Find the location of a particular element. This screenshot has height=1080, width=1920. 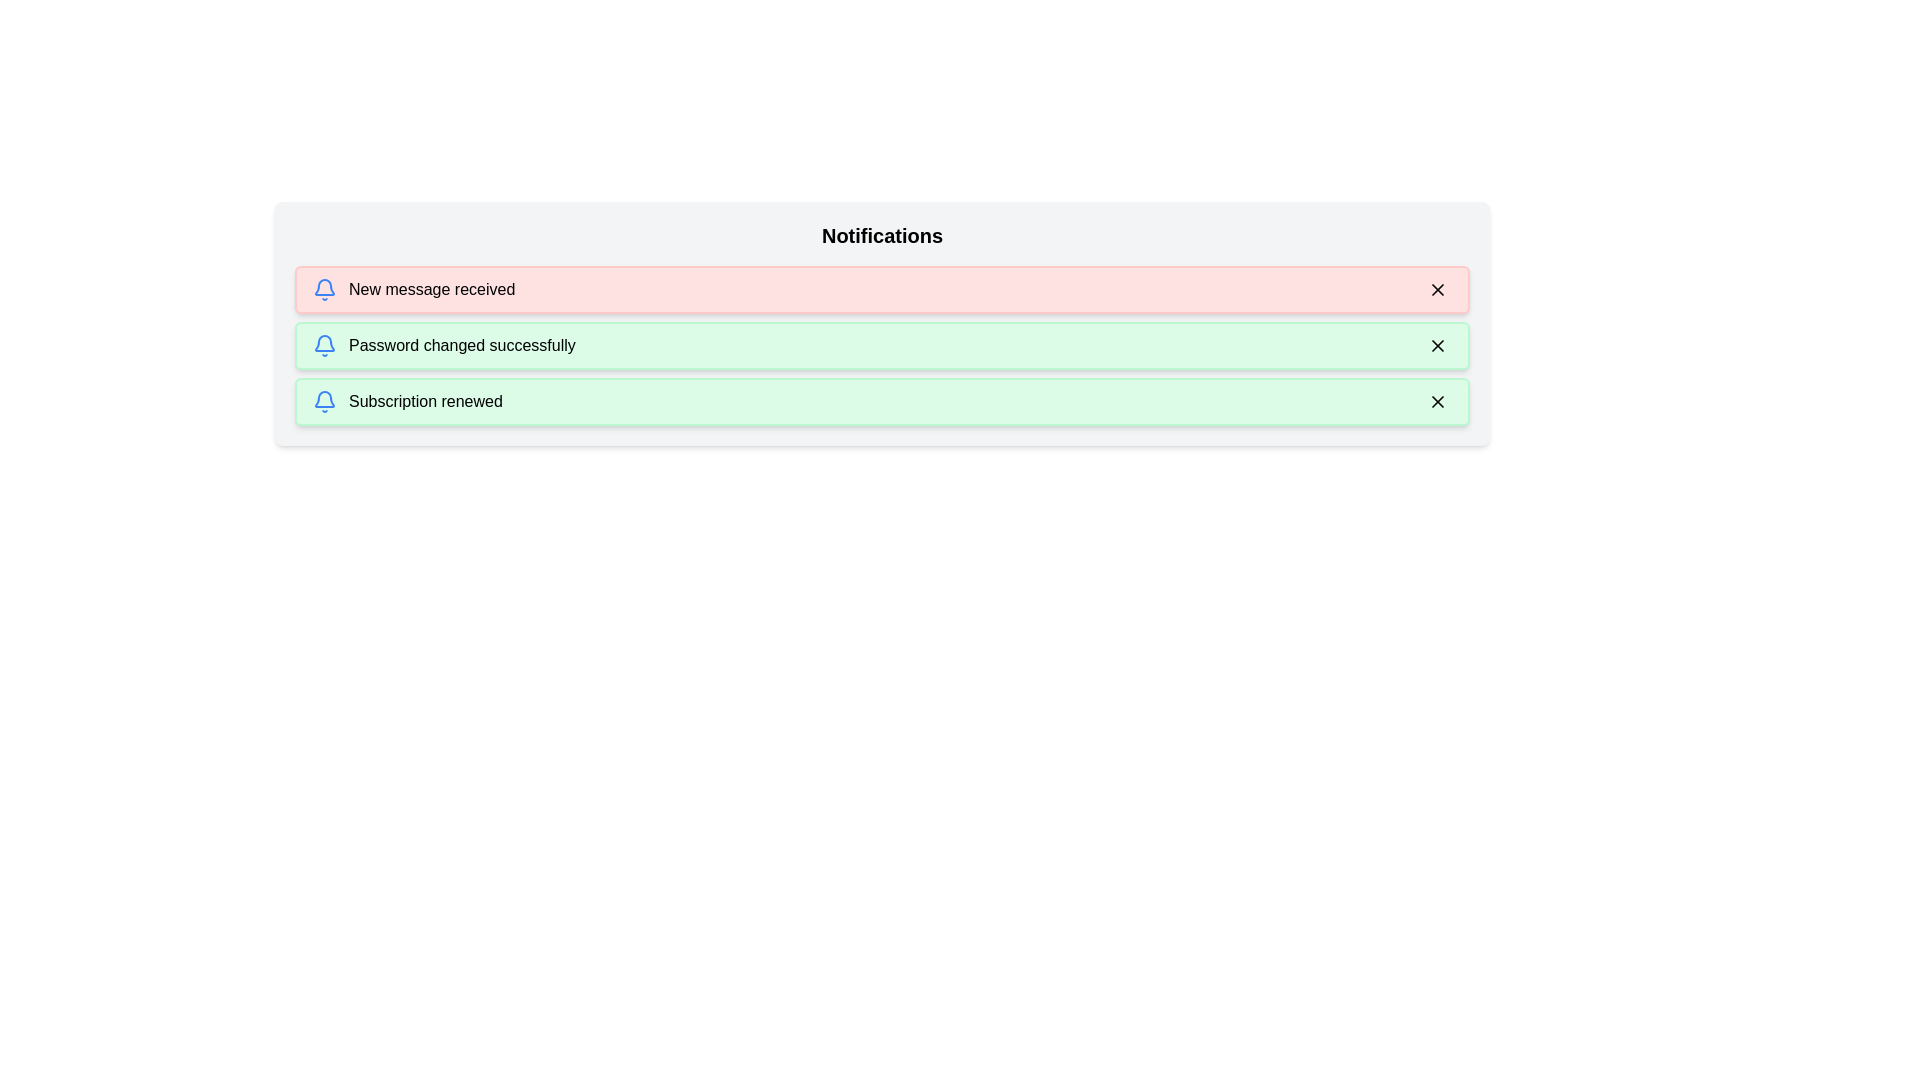

the text label displaying 'Subscription renewed' which is located in the third notification box, between the notification bell icon and the 'X' button, to read its content is located at coordinates (424, 401).